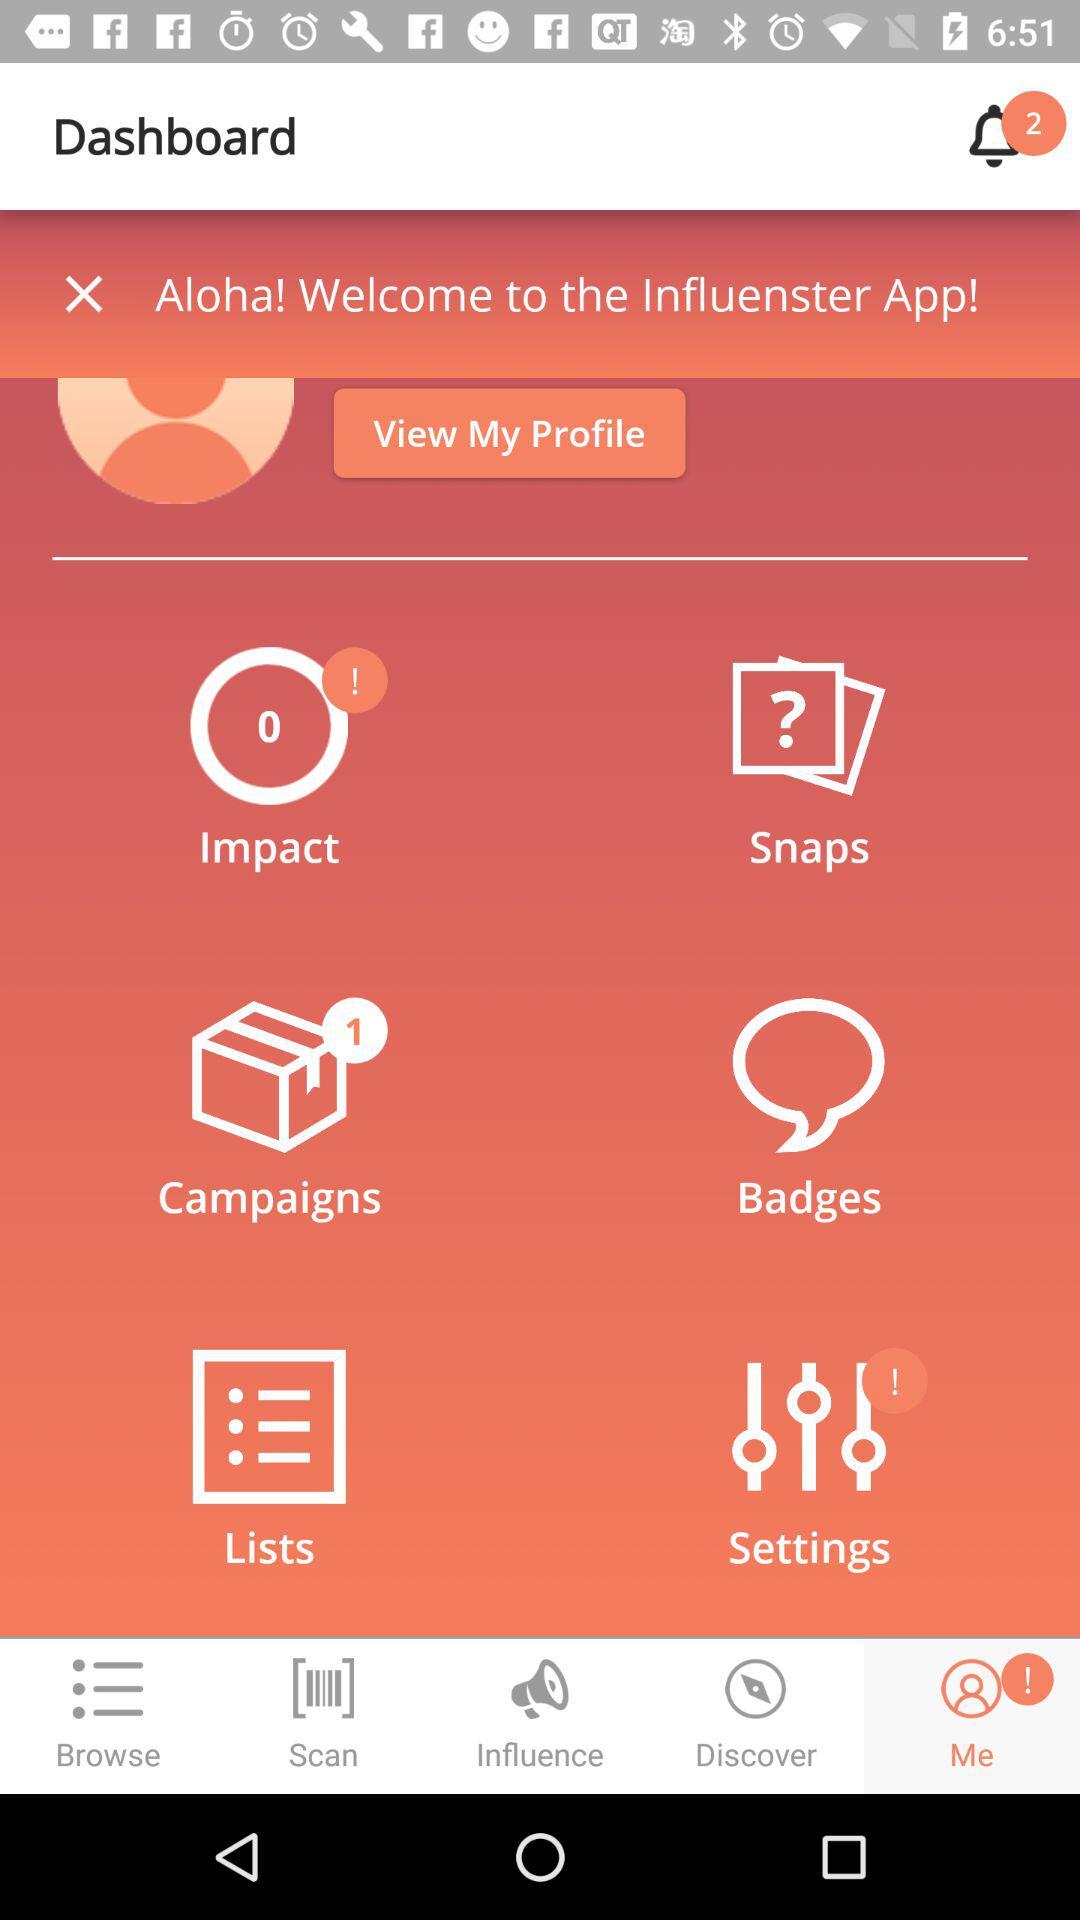 The image size is (1080, 1920). What do you see at coordinates (808, 1075) in the screenshot?
I see `the chat icon` at bounding box center [808, 1075].